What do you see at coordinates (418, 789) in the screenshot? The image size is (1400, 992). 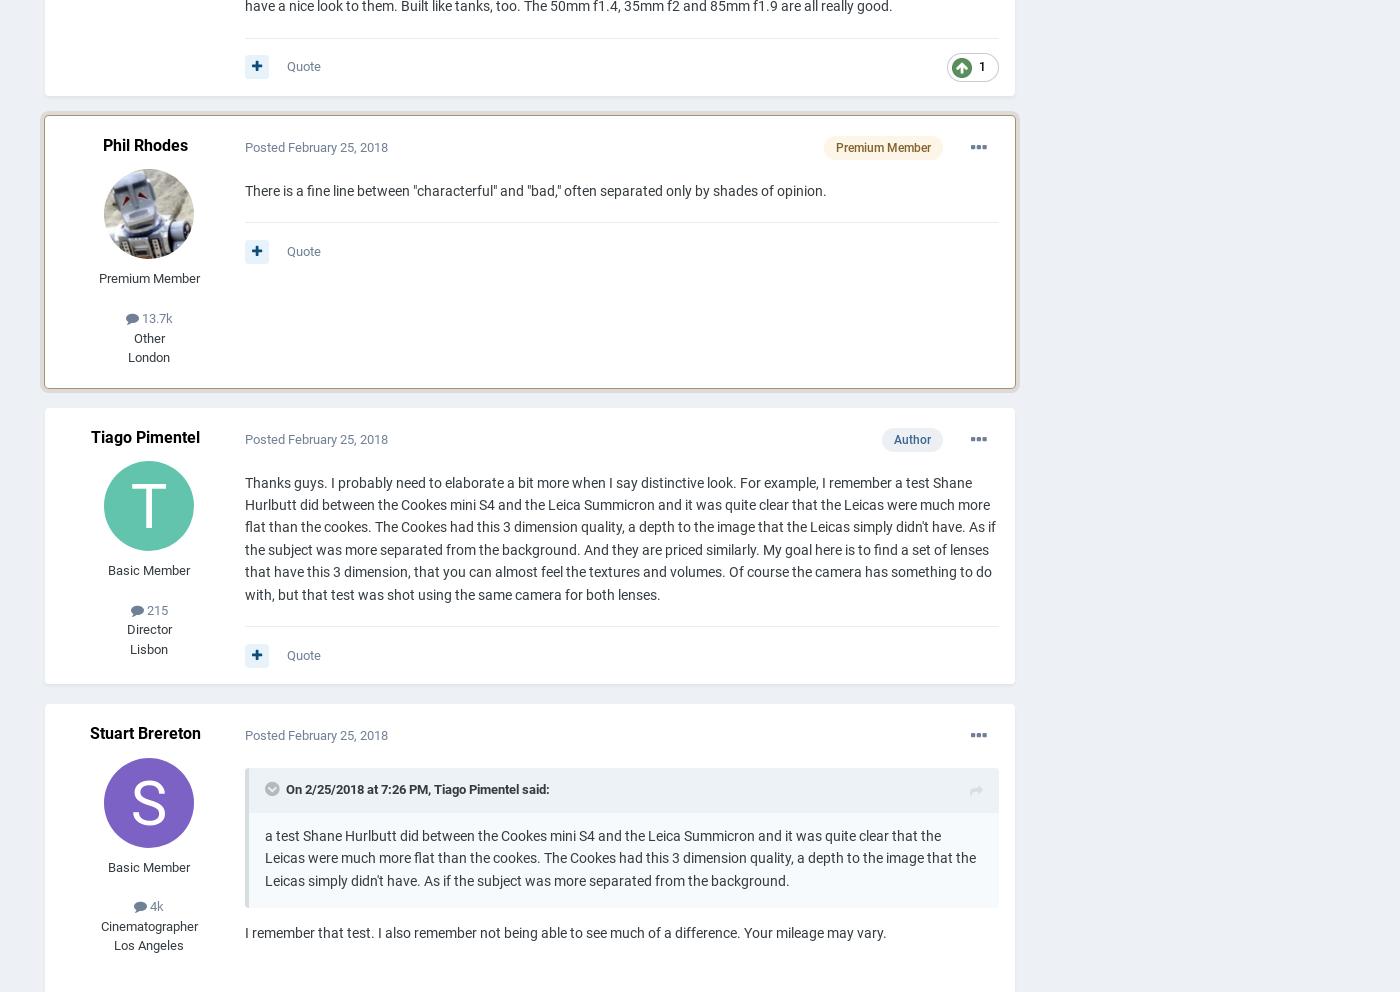 I see `'On 2/25/2018 at 7:26 PM, Tiago Pimentel said:'` at bounding box center [418, 789].